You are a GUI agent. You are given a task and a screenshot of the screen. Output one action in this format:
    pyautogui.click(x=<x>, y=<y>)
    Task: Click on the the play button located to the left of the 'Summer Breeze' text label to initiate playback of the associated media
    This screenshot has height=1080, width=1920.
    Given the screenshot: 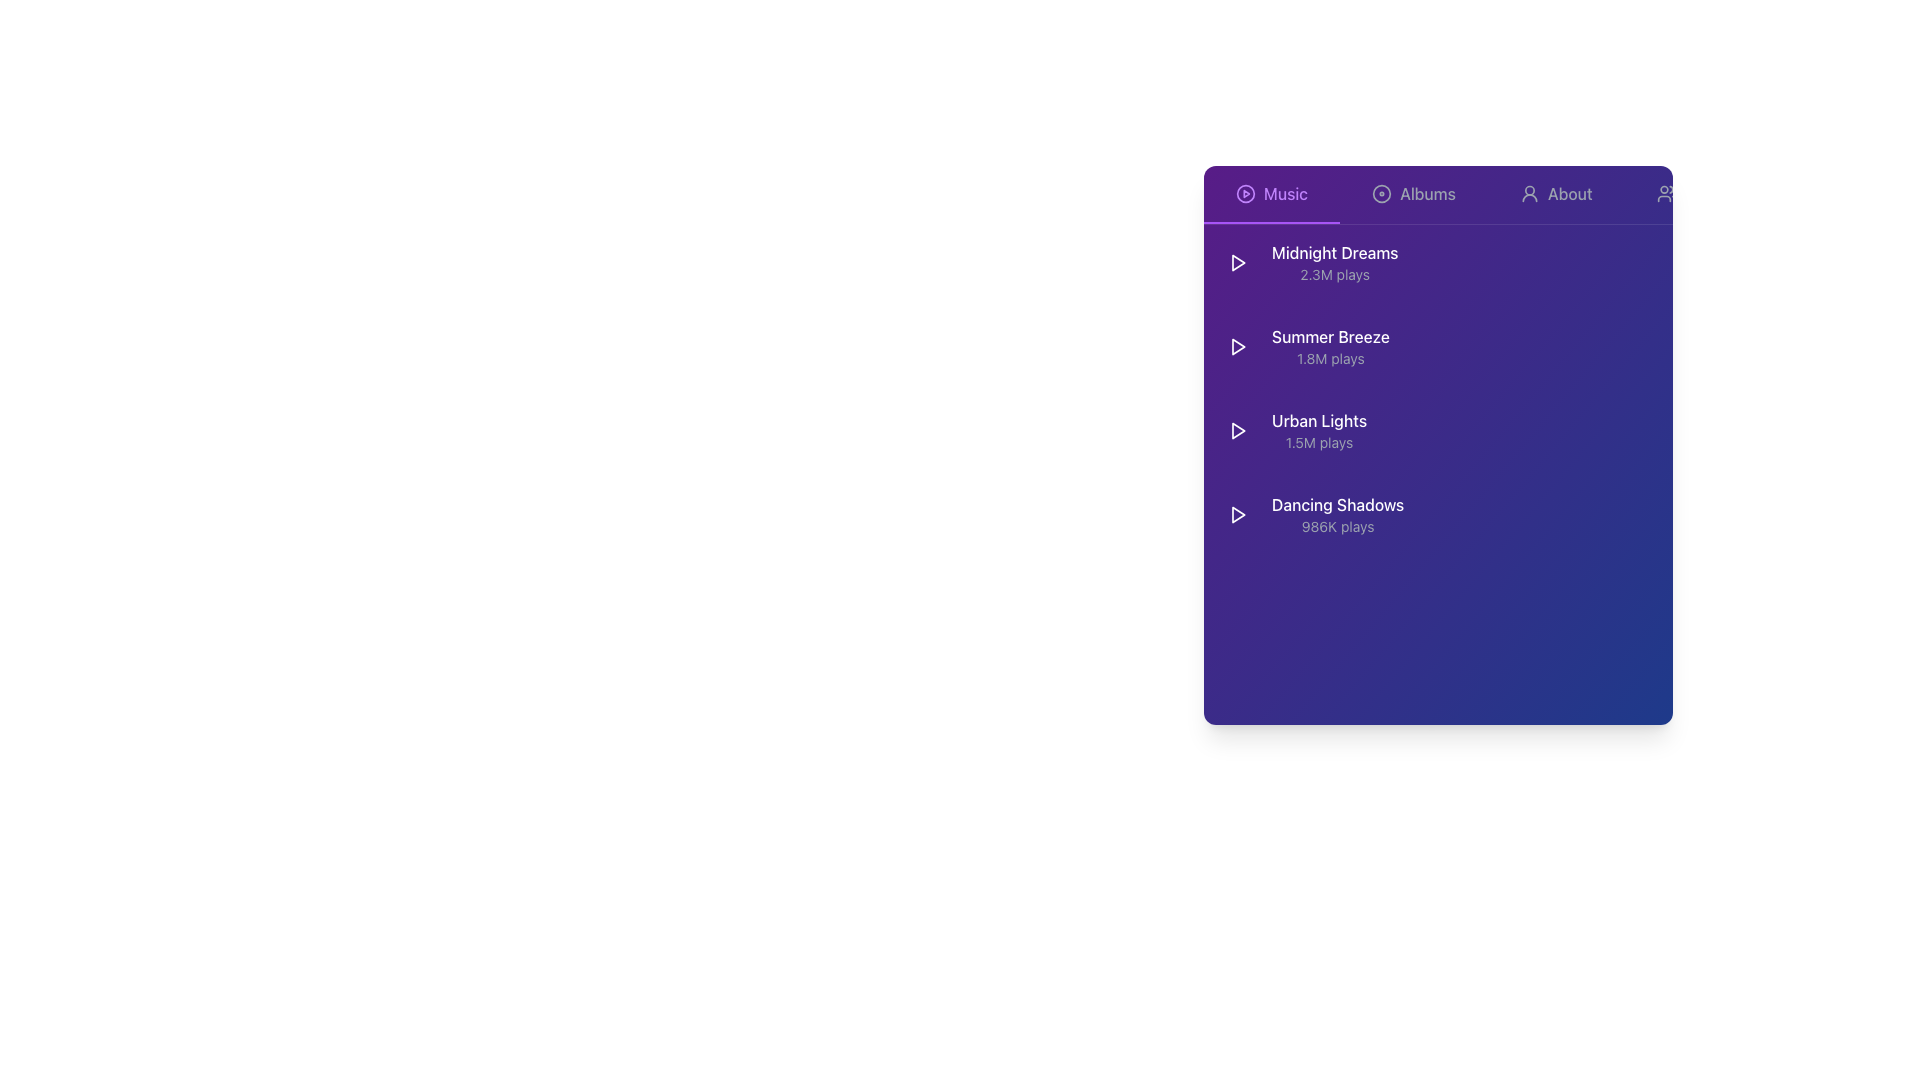 What is the action you would take?
    pyautogui.click(x=1237, y=346)
    